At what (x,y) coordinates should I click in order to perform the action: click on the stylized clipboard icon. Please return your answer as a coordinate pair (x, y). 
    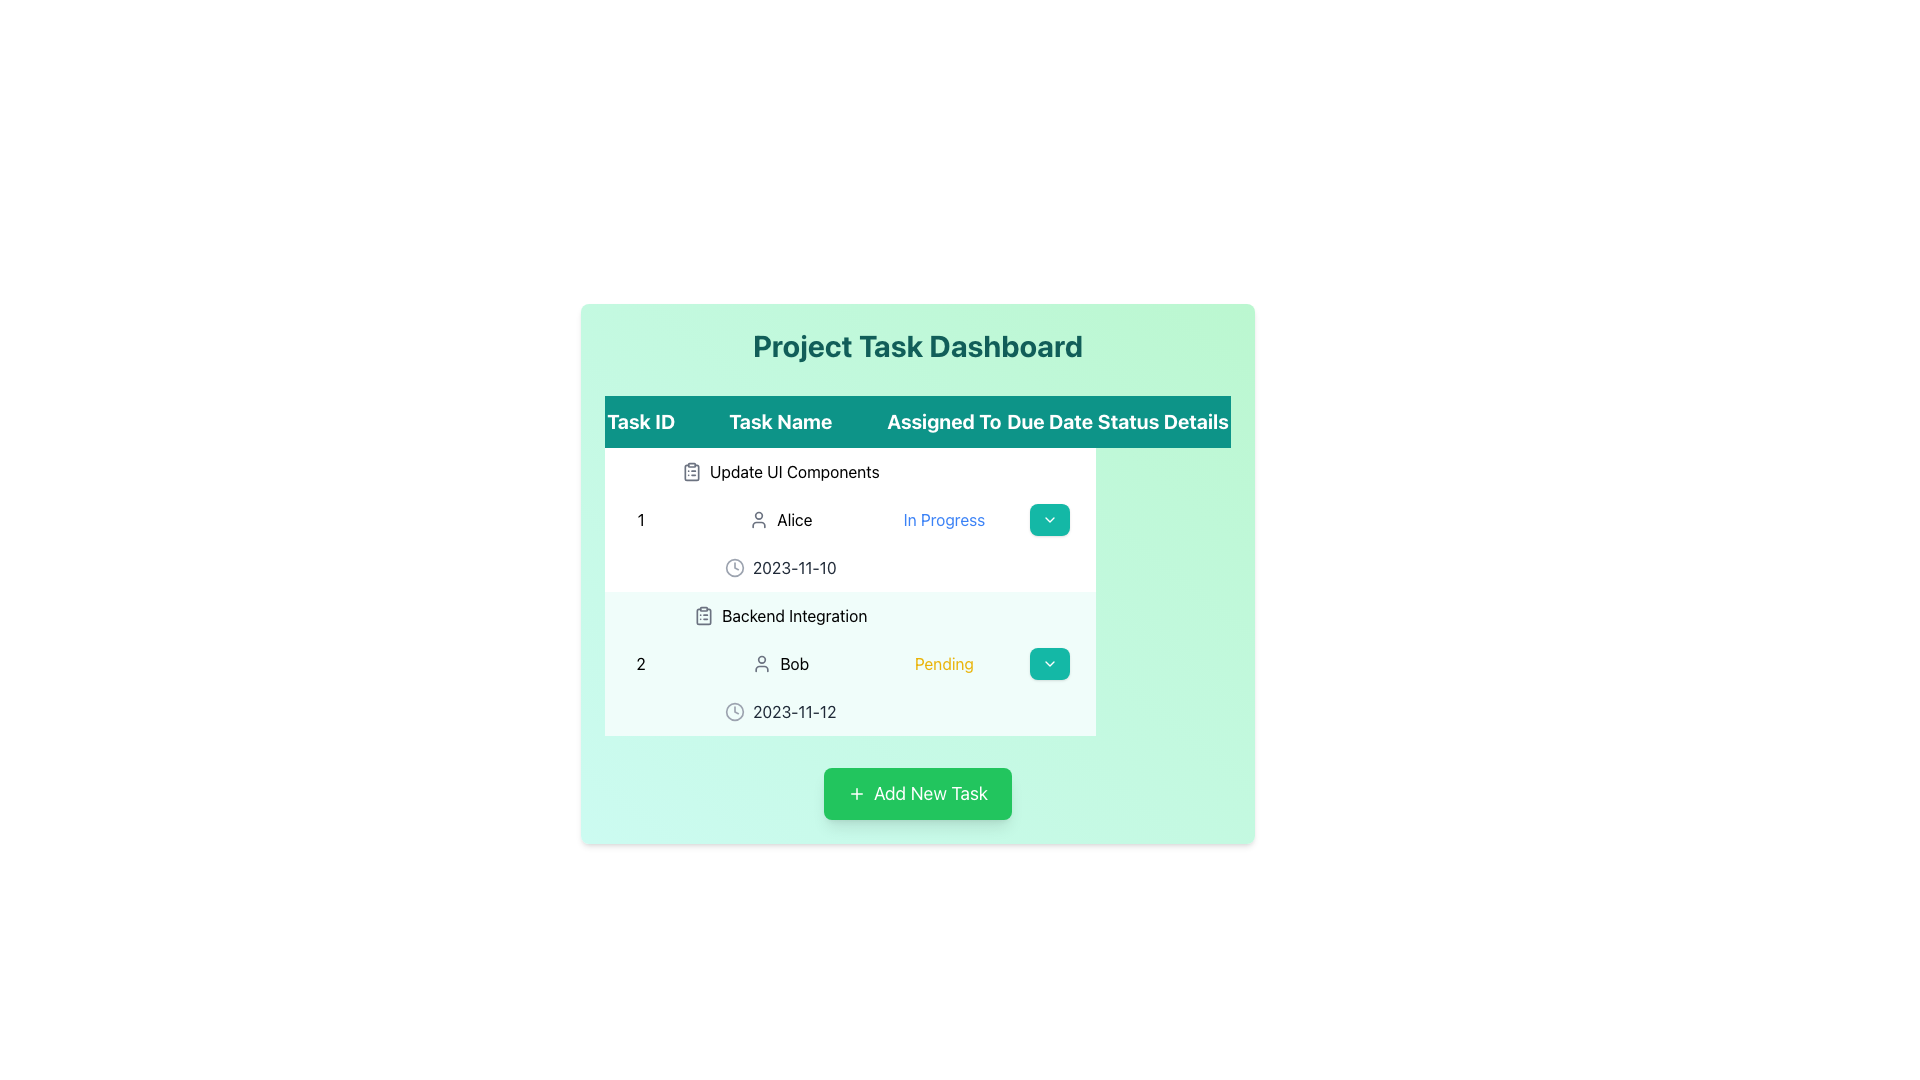
    Looking at the image, I should click on (691, 472).